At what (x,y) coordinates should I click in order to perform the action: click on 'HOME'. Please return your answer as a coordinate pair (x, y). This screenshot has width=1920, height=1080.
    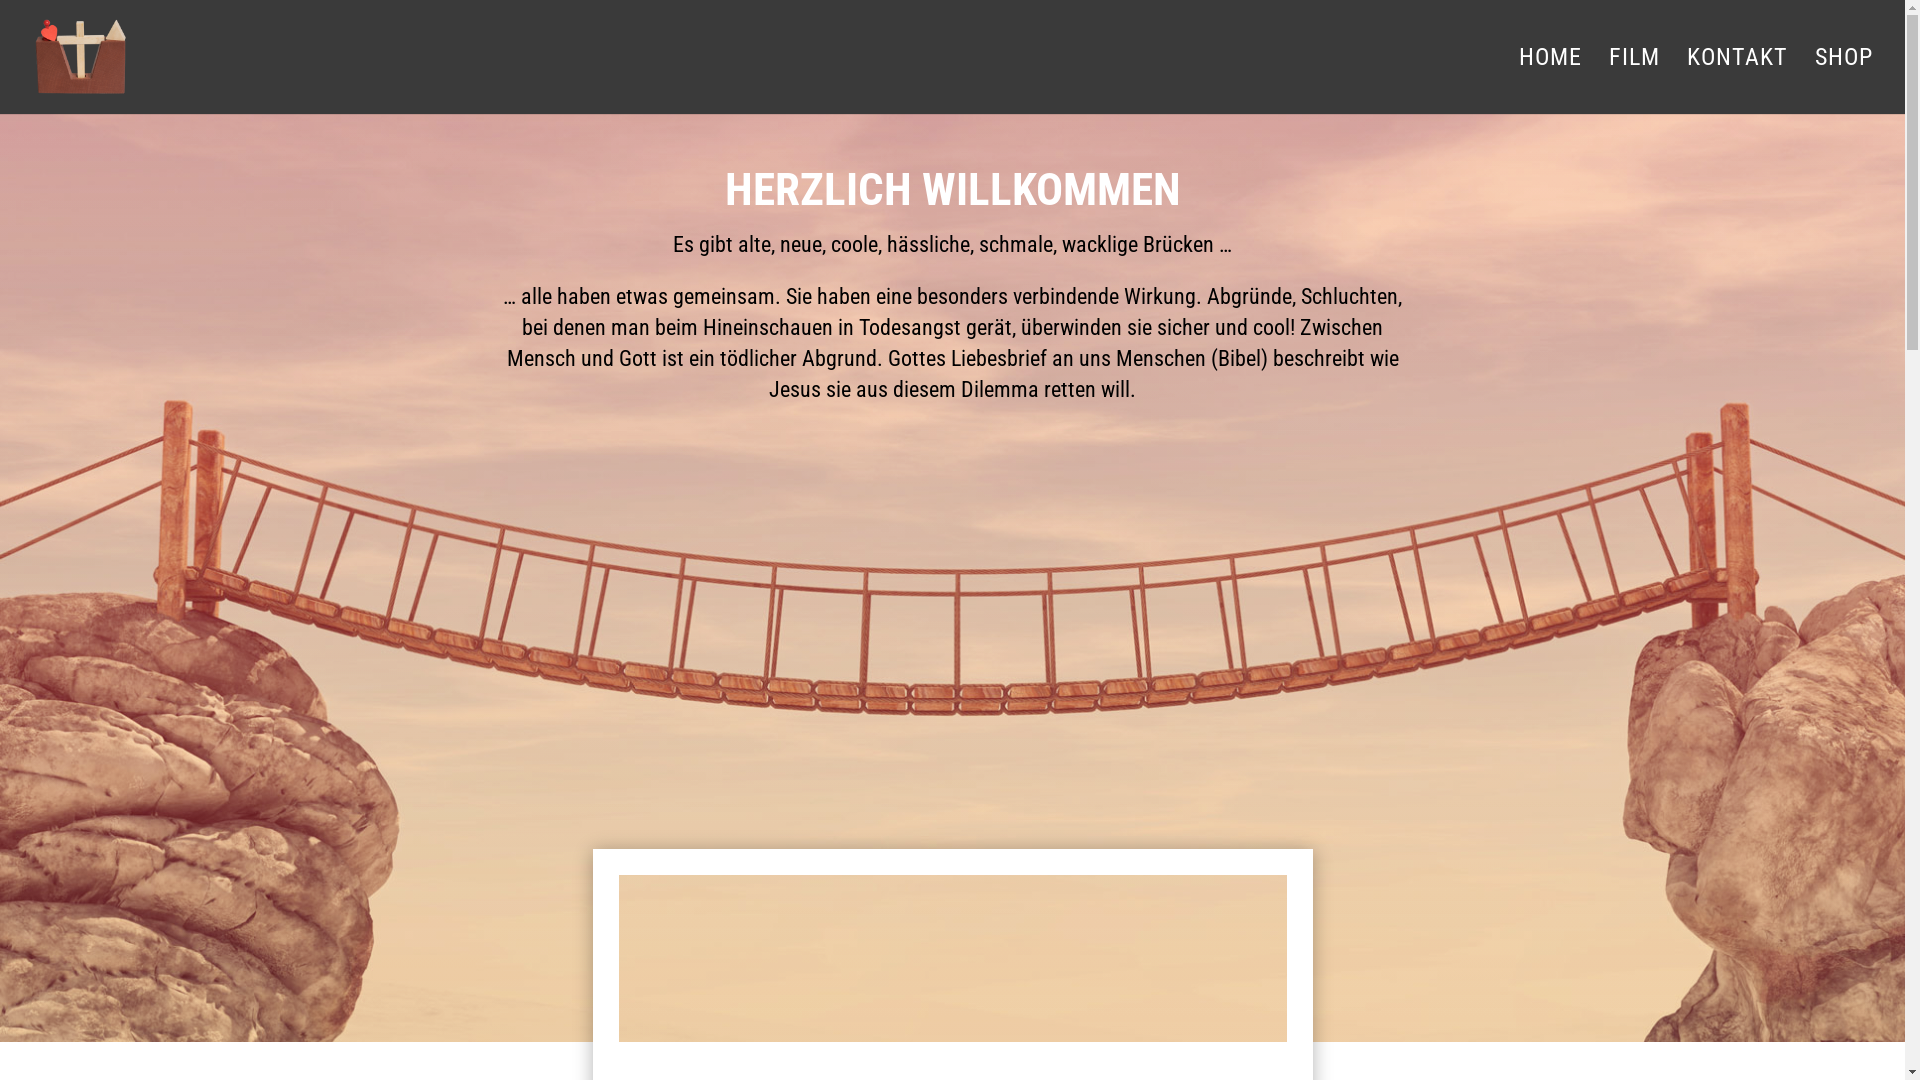
    Looking at the image, I should click on (1549, 80).